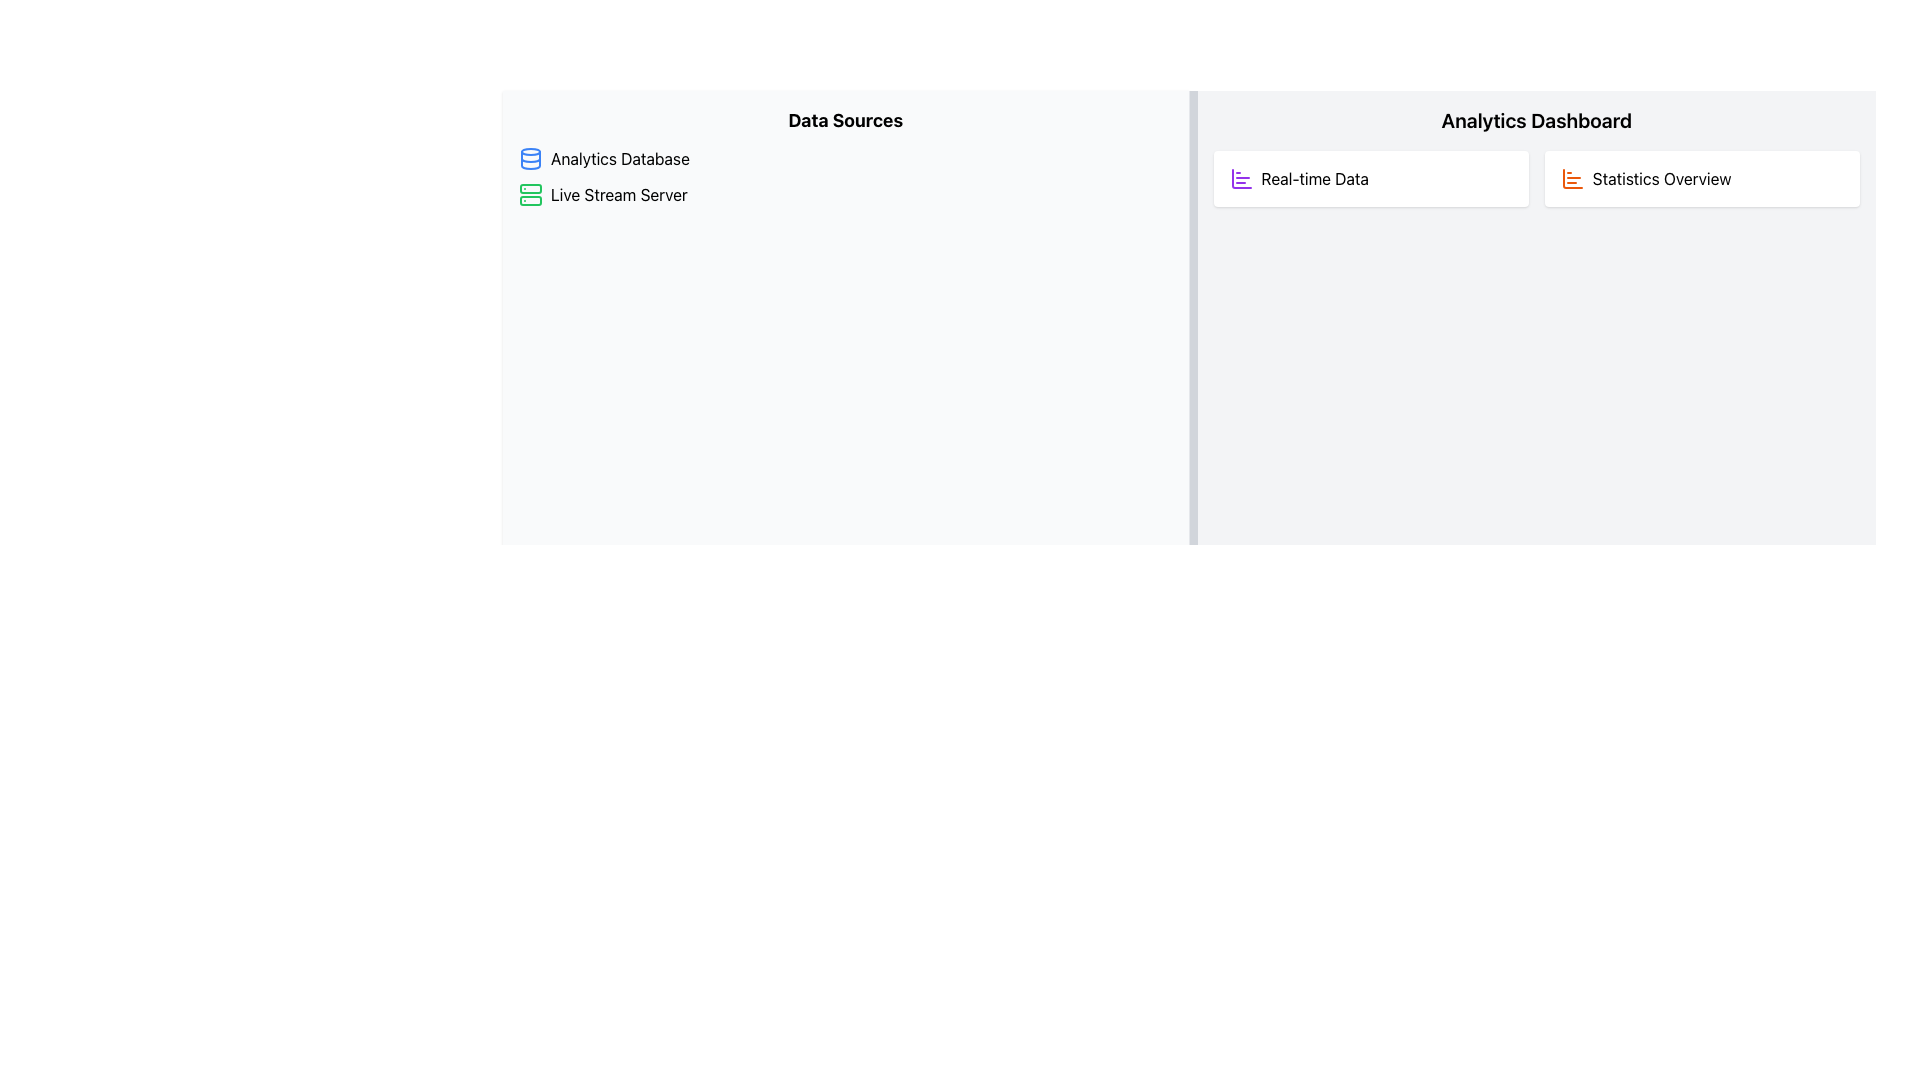 The image size is (1920, 1080). Describe the element at coordinates (531, 200) in the screenshot. I see `the bottom half of the server icon, which is located to the left of the 'Live Stream Server' text in the 'Data Sources' section` at that location.